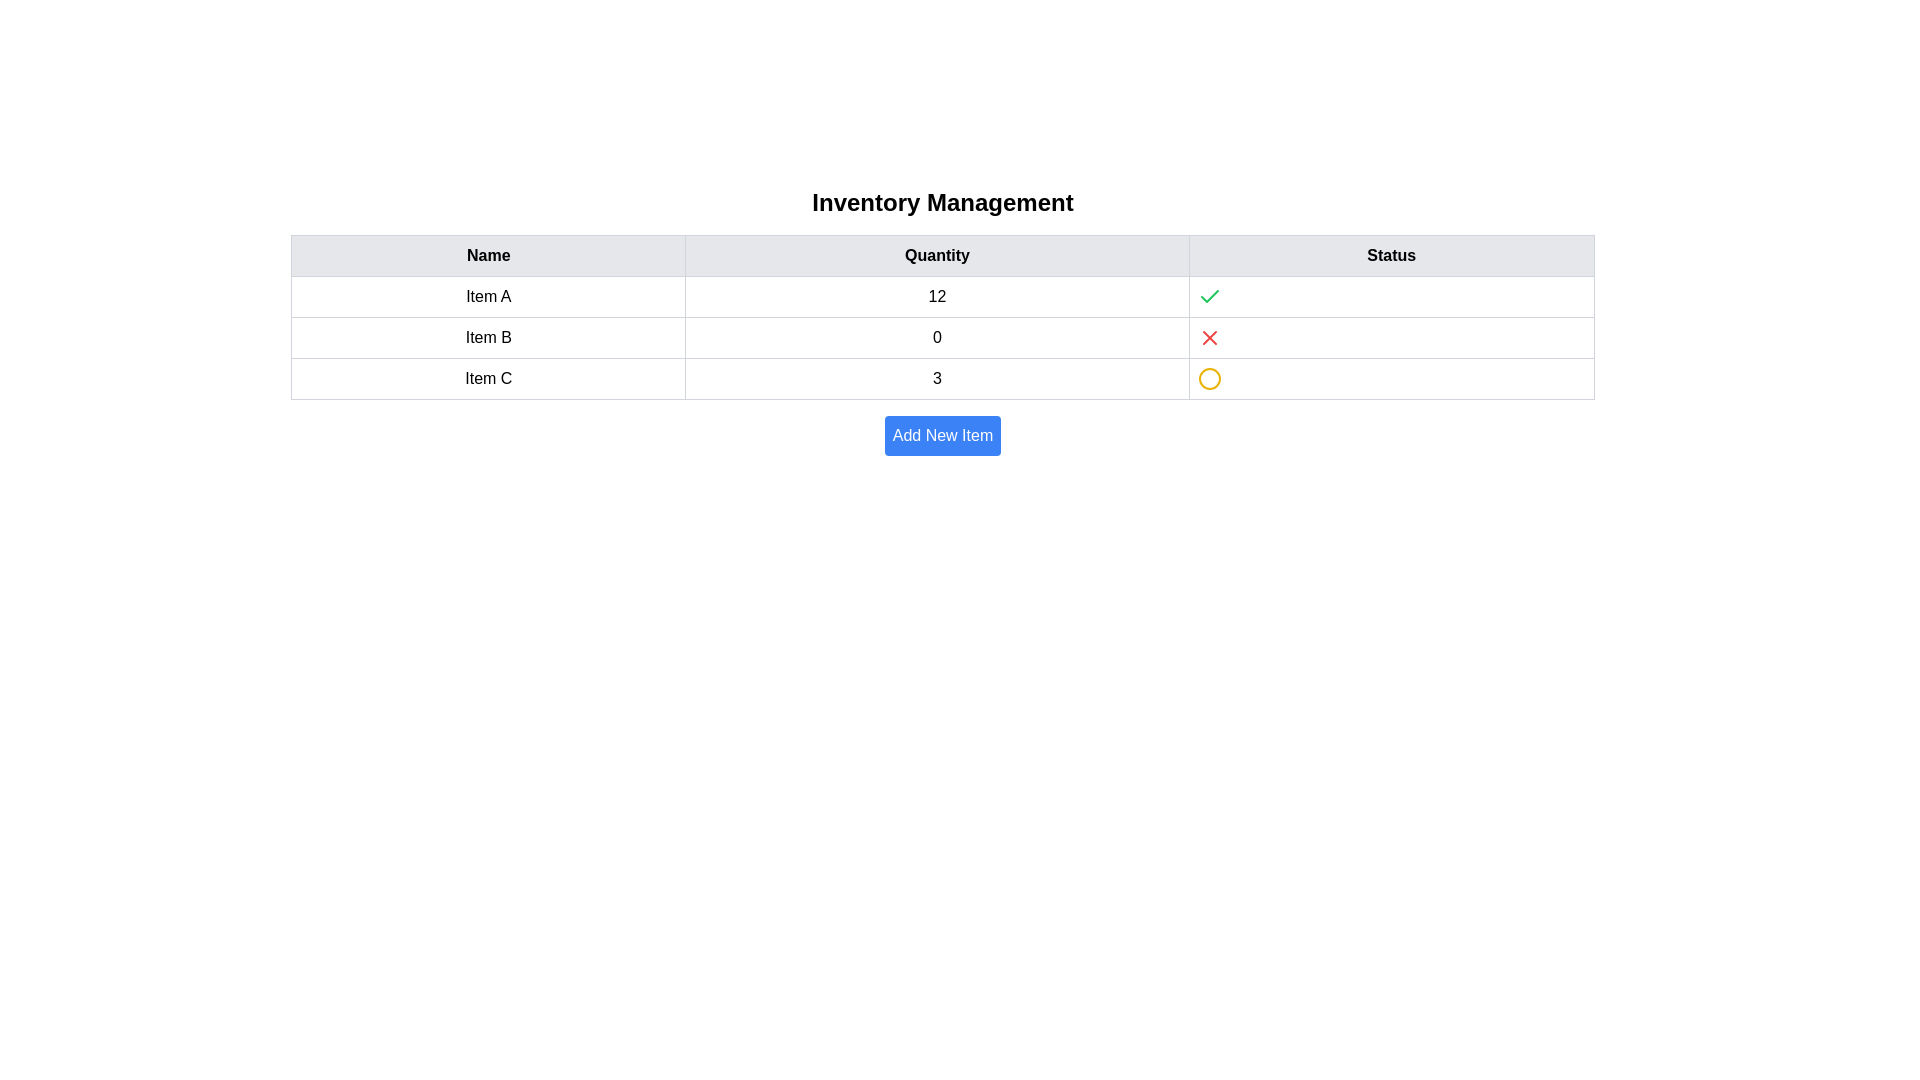 The image size is (1920, 1080). Describe the element at coordinates (936, 337) in the screenshot. I see `the table cell containing the numerical text '0' in the 'Quantity' column for 'Item B' by moving the cursor to its center point` at that location.